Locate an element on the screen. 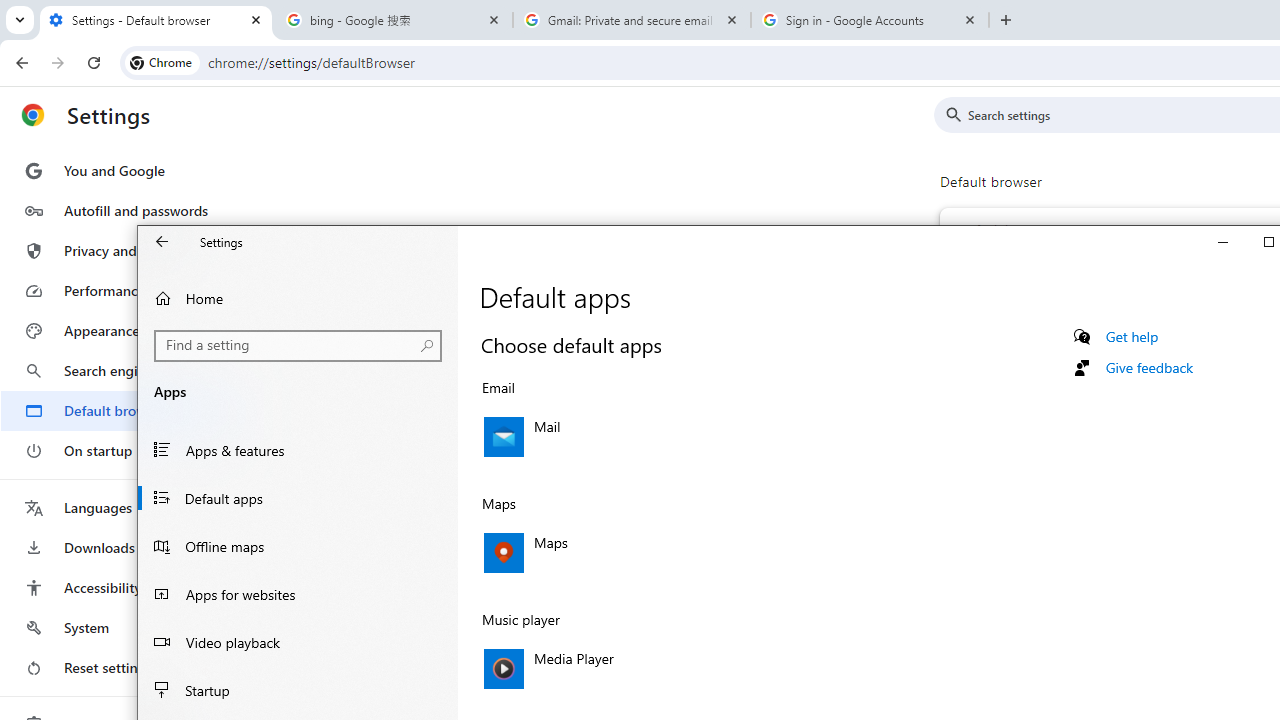 This screenshot has width=1280, height=720. 'Apps & features' is located at coordinates (297, 450).